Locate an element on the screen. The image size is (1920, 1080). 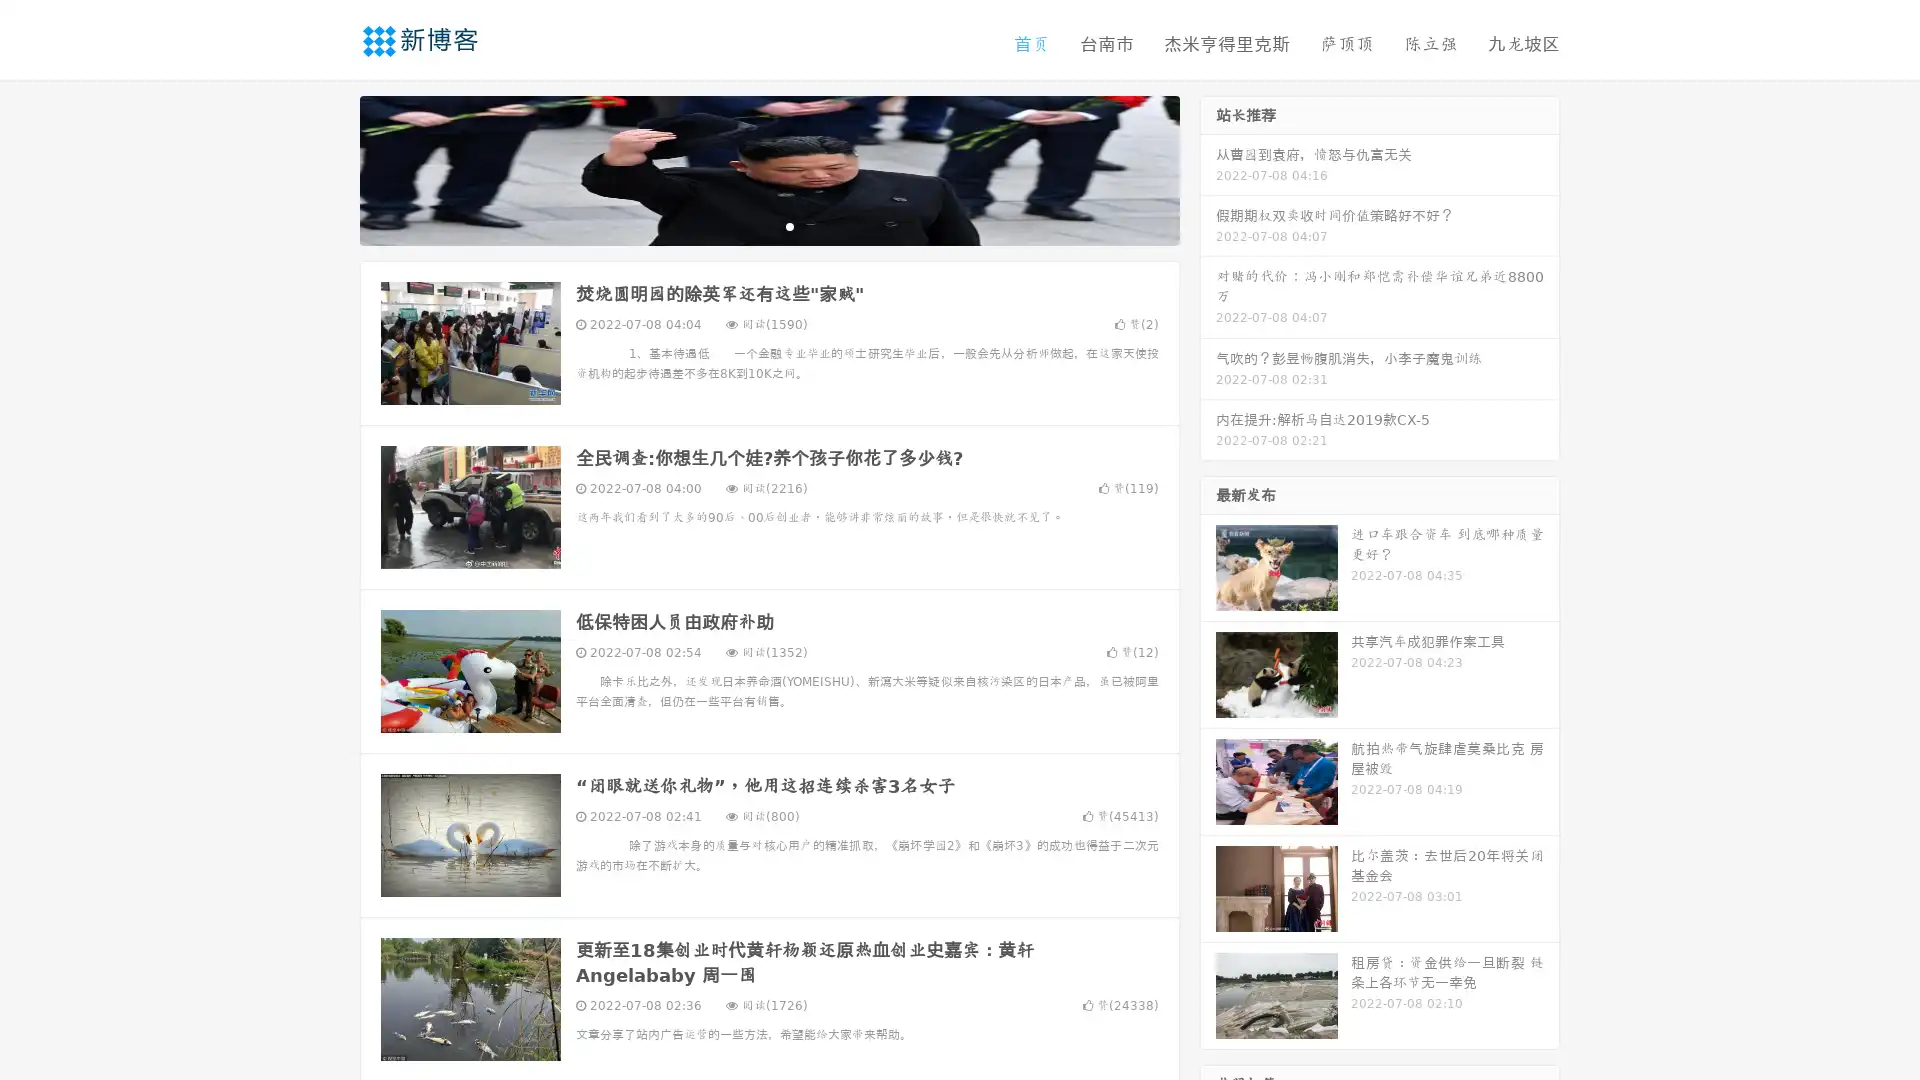
Go to slide 2 is located at coordinates (768, 225).